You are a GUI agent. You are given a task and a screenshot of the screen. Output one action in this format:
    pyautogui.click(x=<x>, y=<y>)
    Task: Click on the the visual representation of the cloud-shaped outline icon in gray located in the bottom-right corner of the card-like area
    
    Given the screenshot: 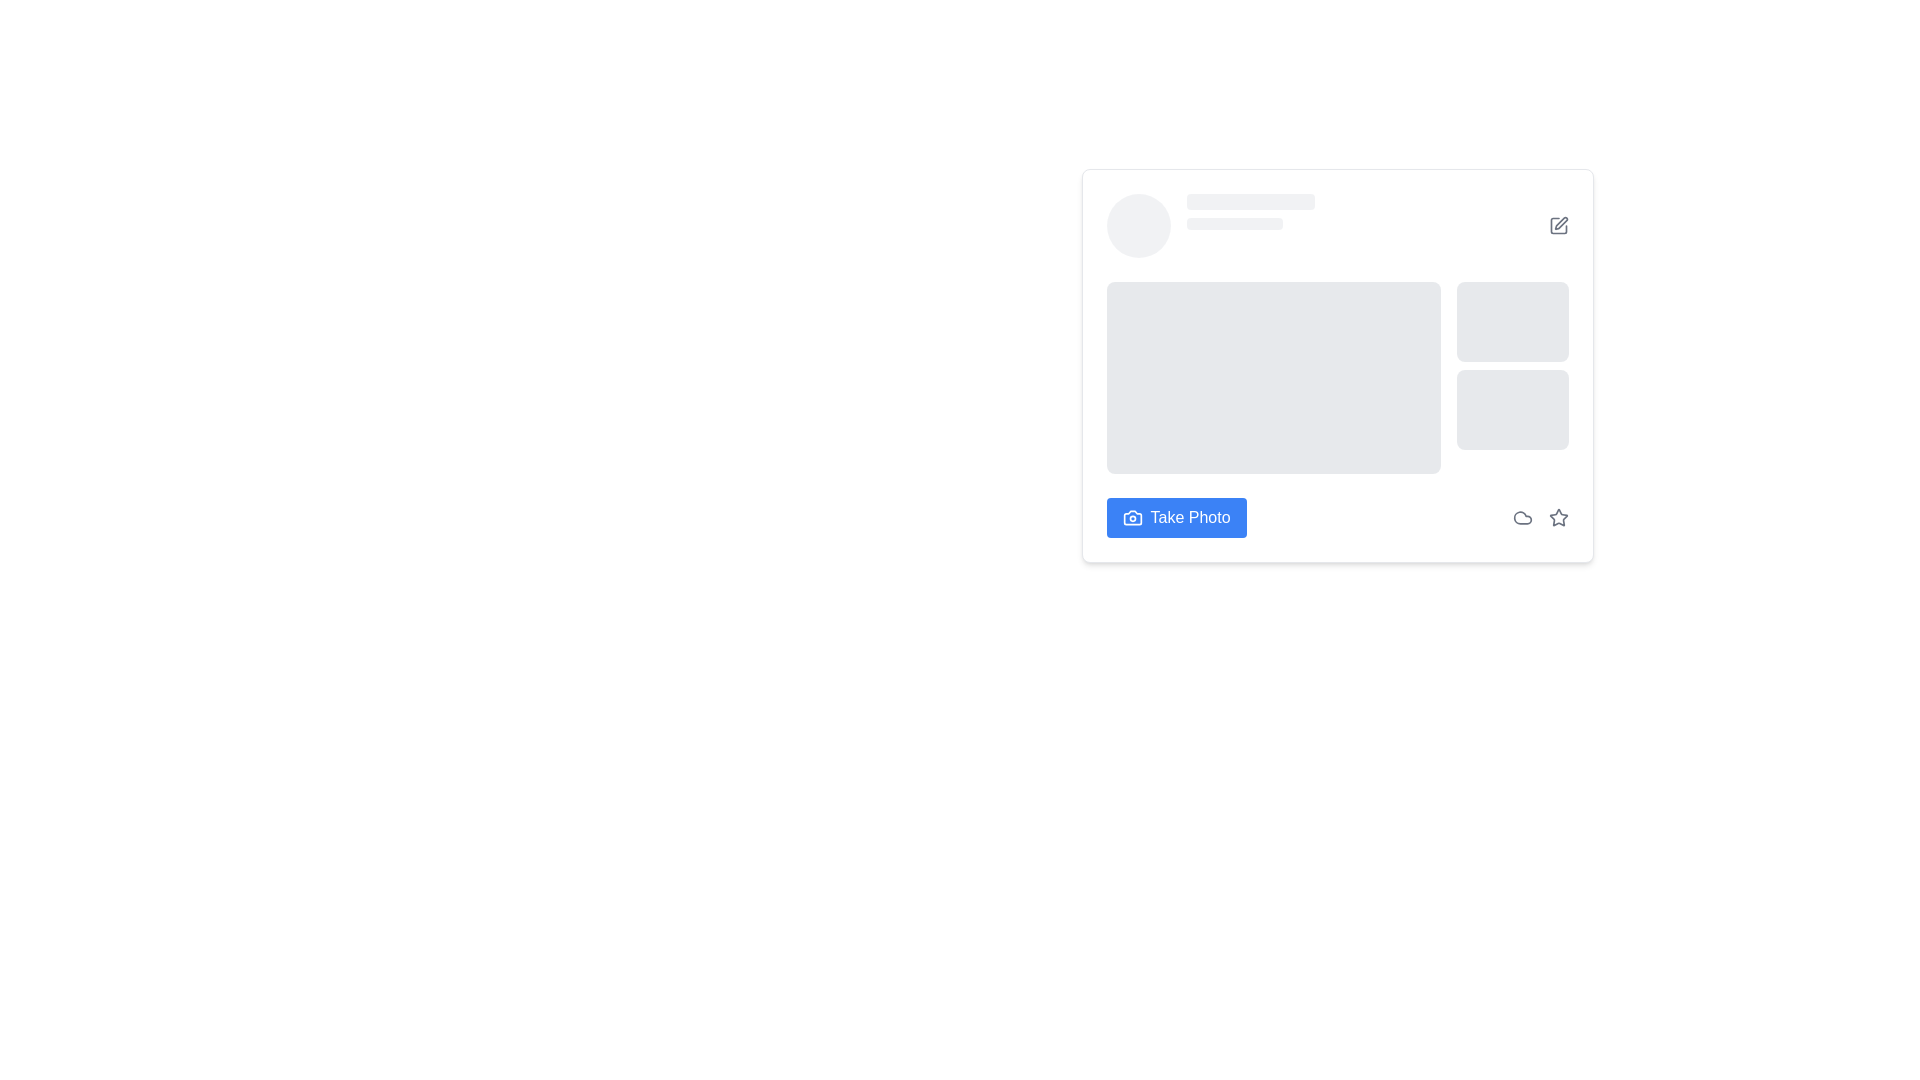 What is the action you would take?
    pyautogui.click(x=1521, y=516)
    